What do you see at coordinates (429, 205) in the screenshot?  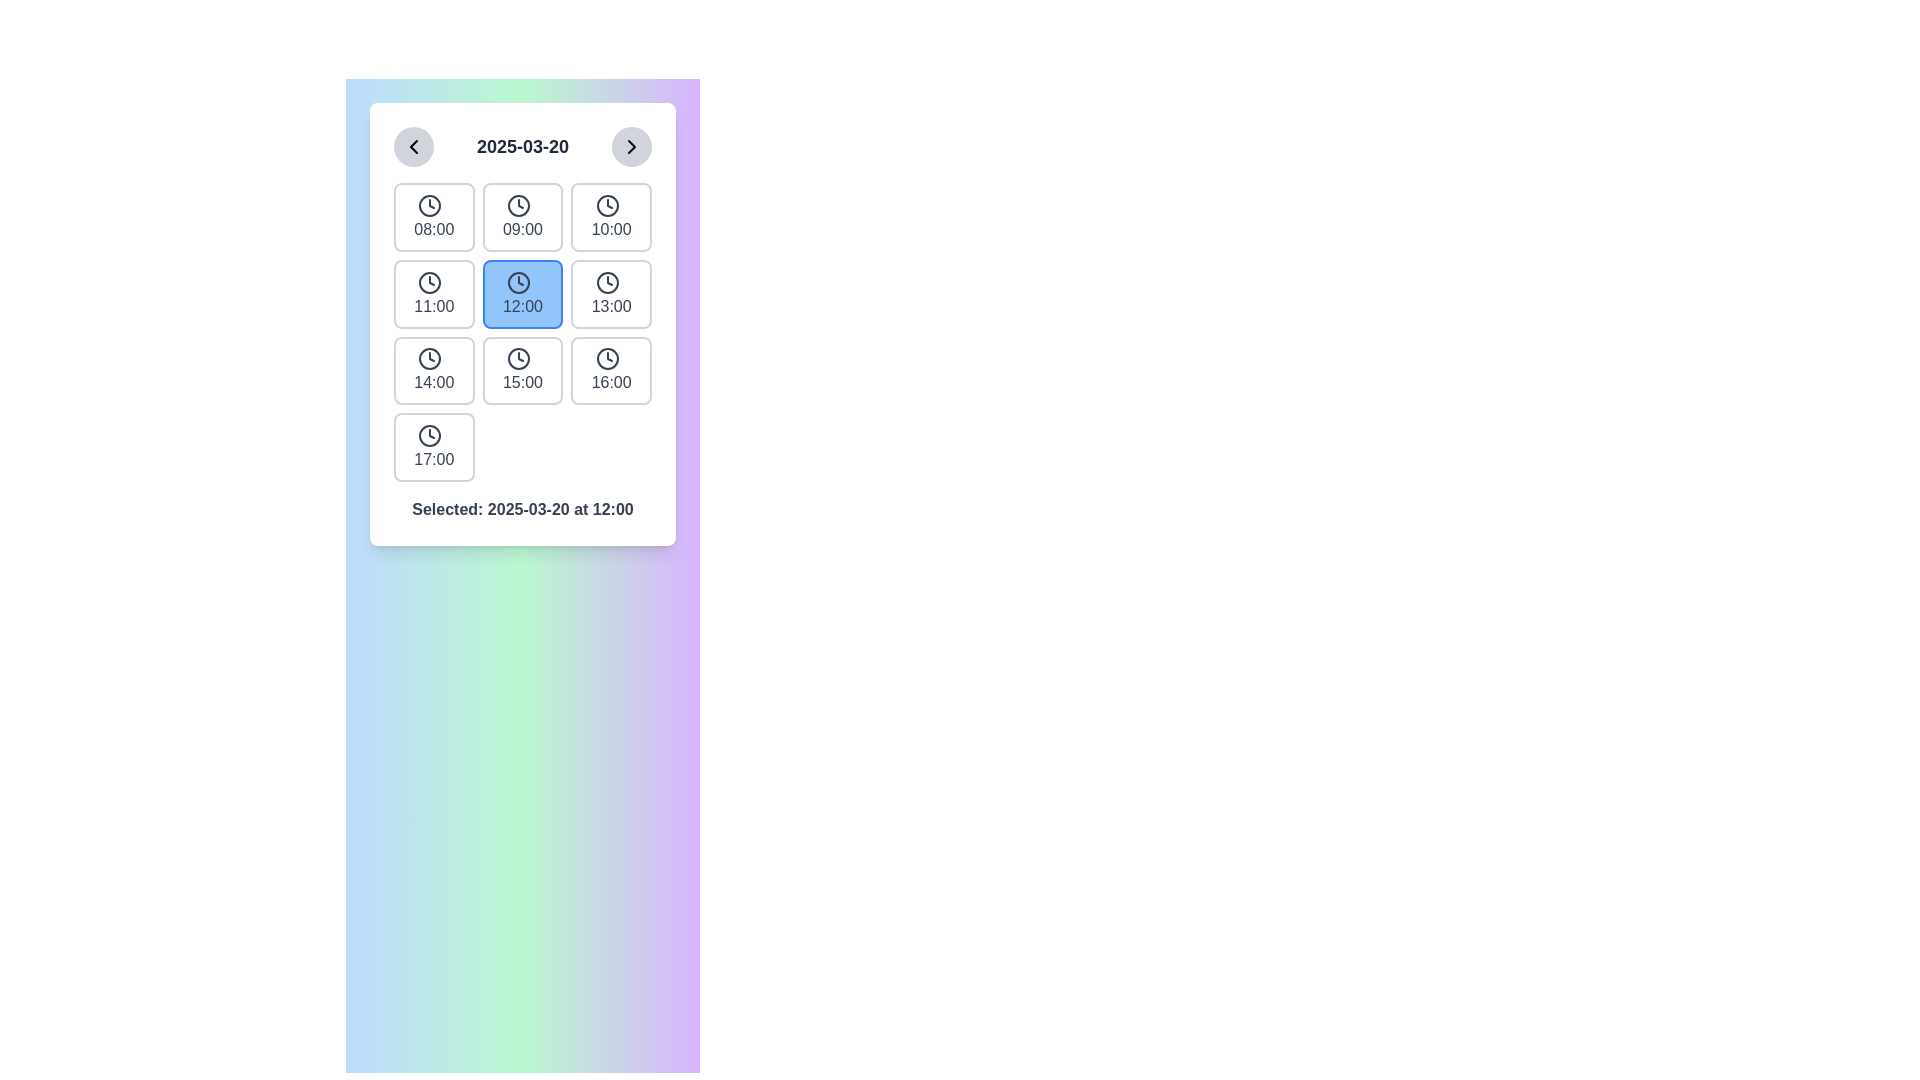 I see `the clock icon representing the '08:00' time slot in the top-left section of the time slots grid` at bounding box center [429, 205].